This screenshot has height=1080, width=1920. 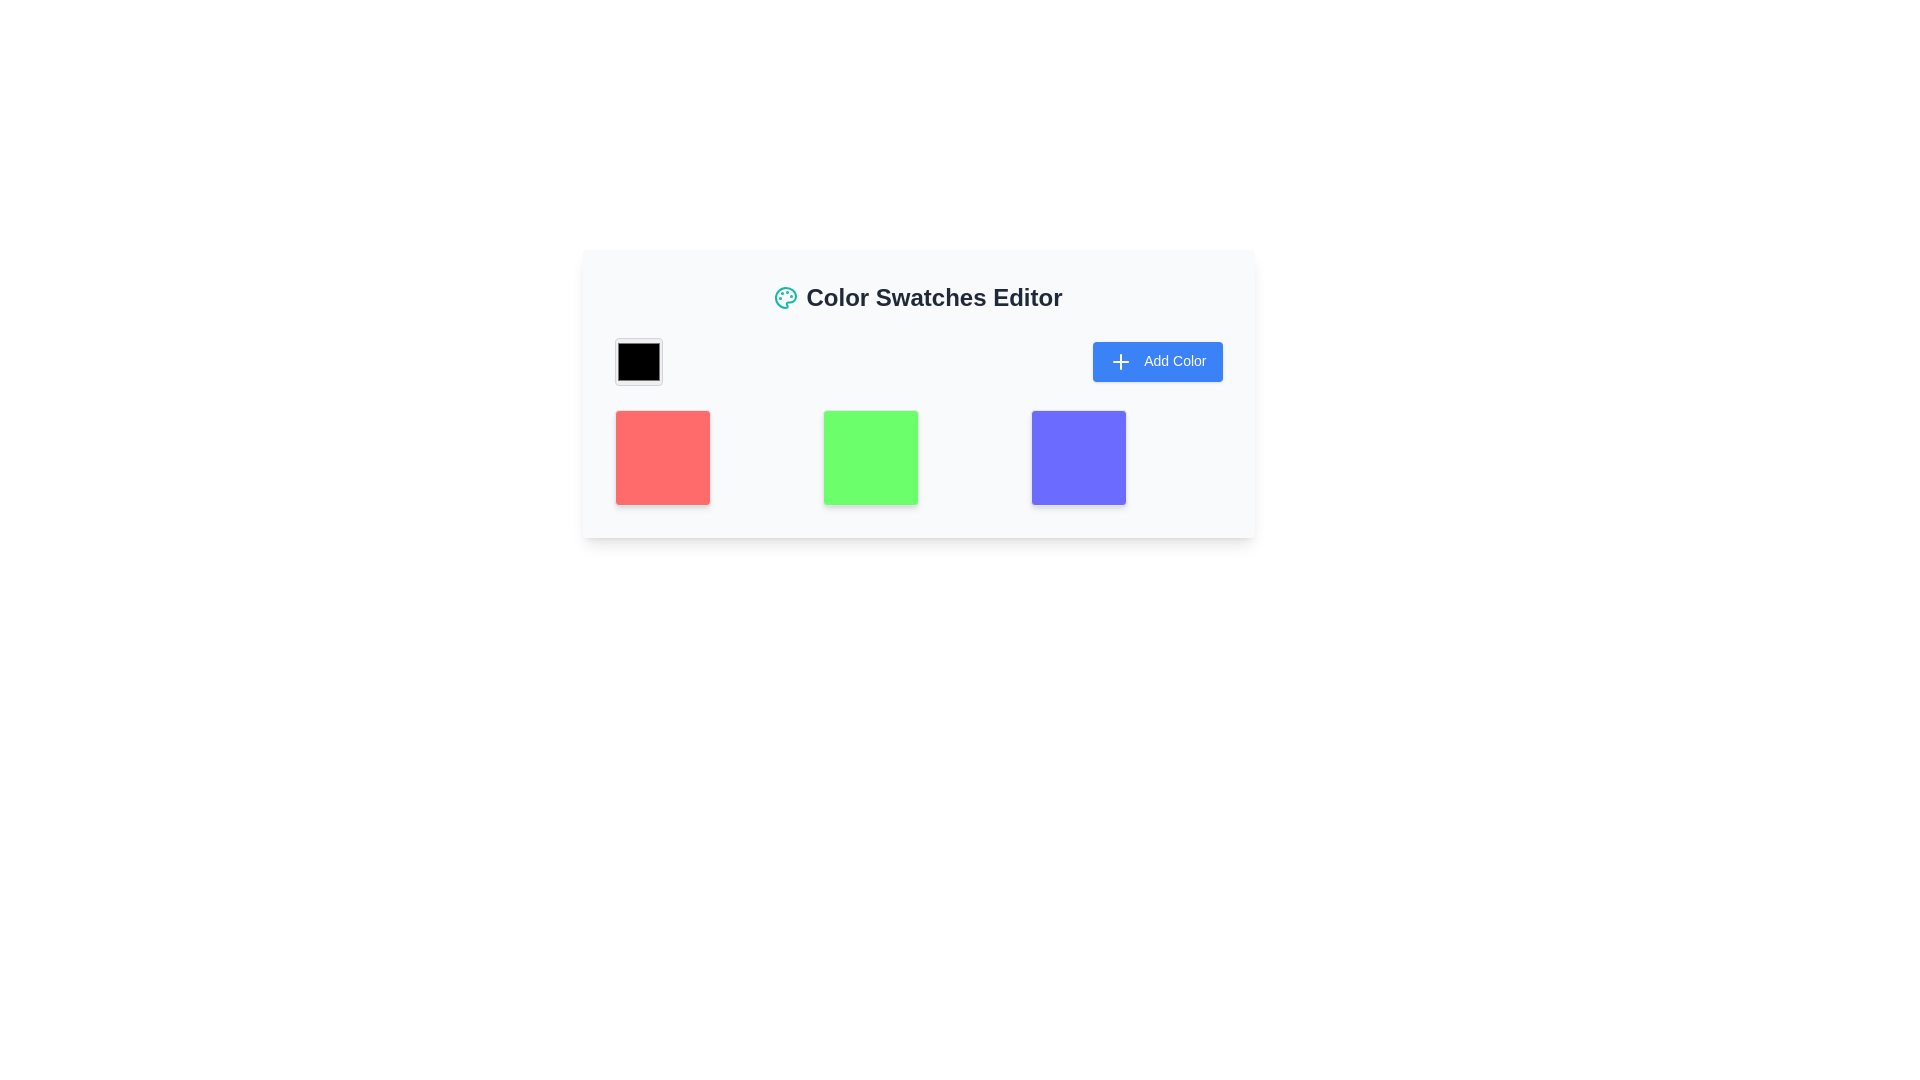 What do you see at coordinates (994, 428) in the screenshot?
I see `the delete button located at the top-right corner of the green square, which is used to remove or hide the green square from the interface` at bounding box center [994, 428].